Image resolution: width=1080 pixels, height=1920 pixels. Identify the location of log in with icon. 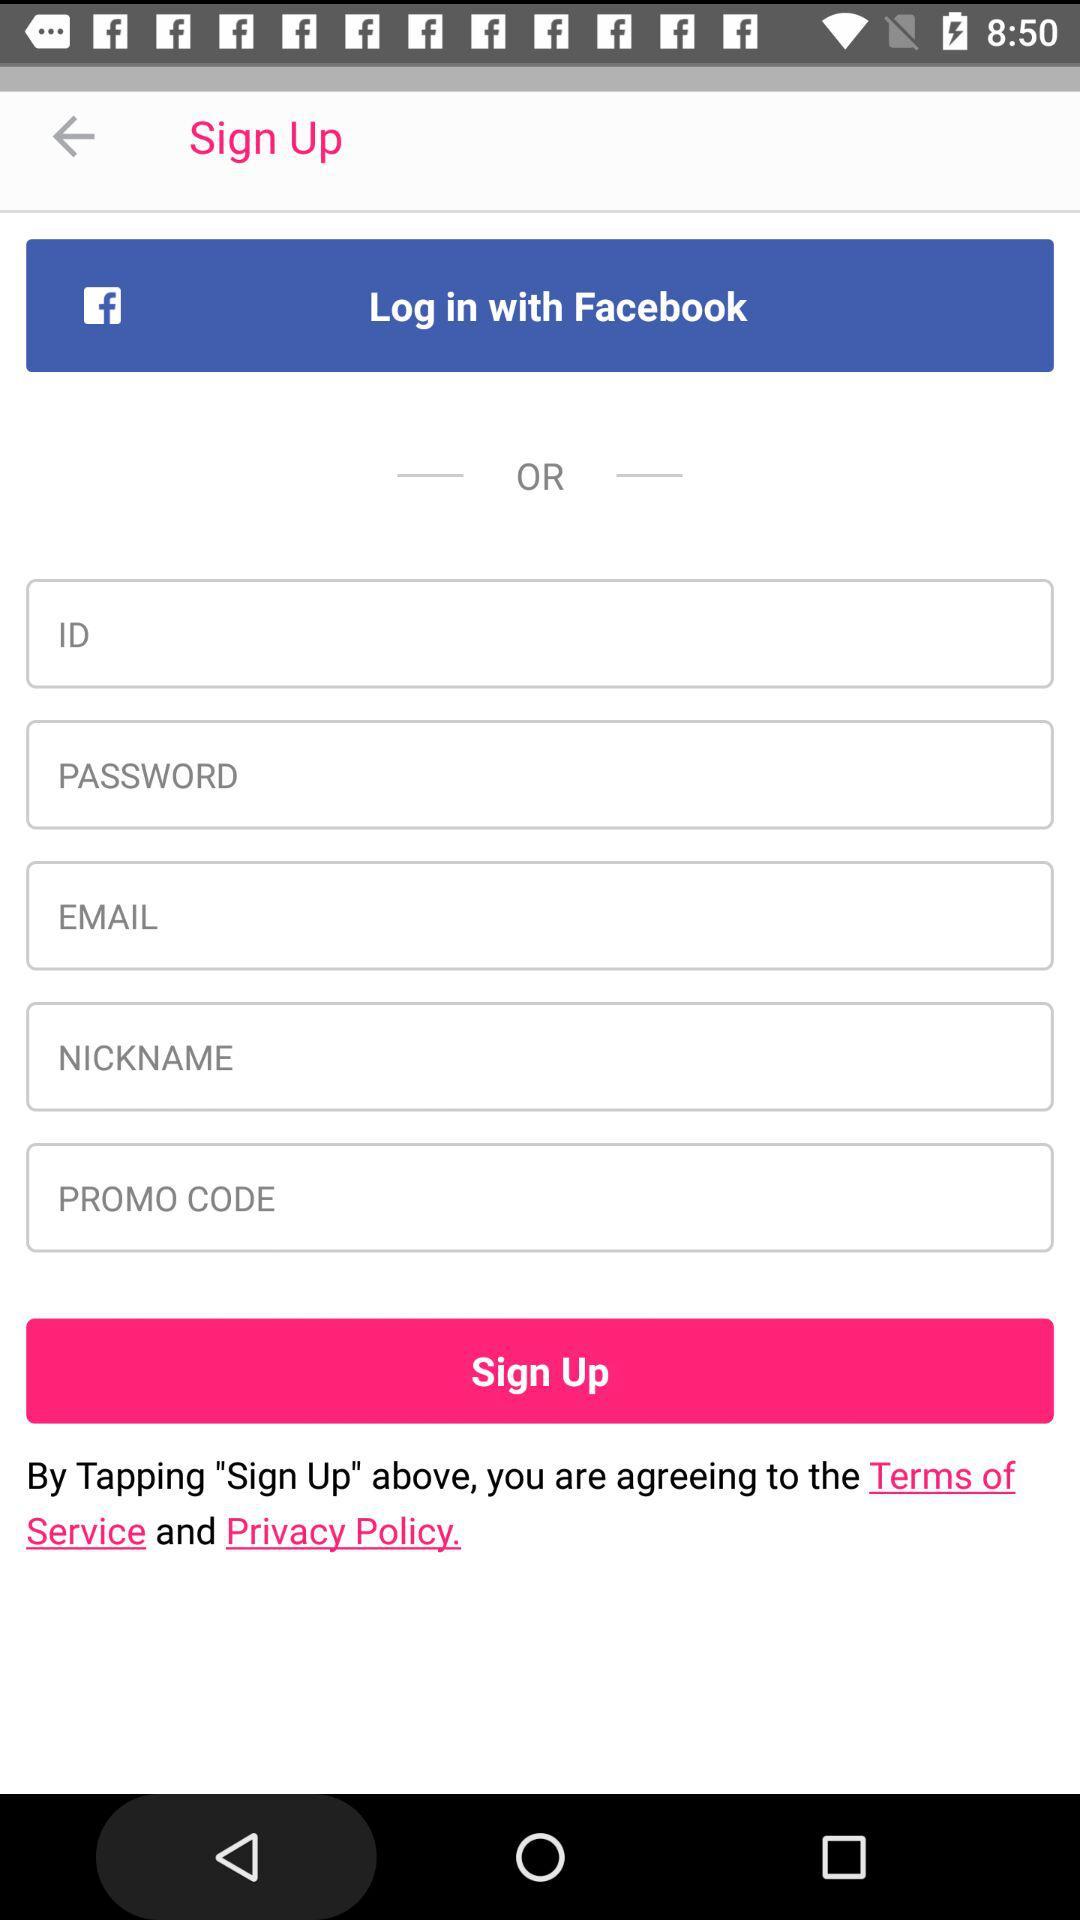
(540, 304).